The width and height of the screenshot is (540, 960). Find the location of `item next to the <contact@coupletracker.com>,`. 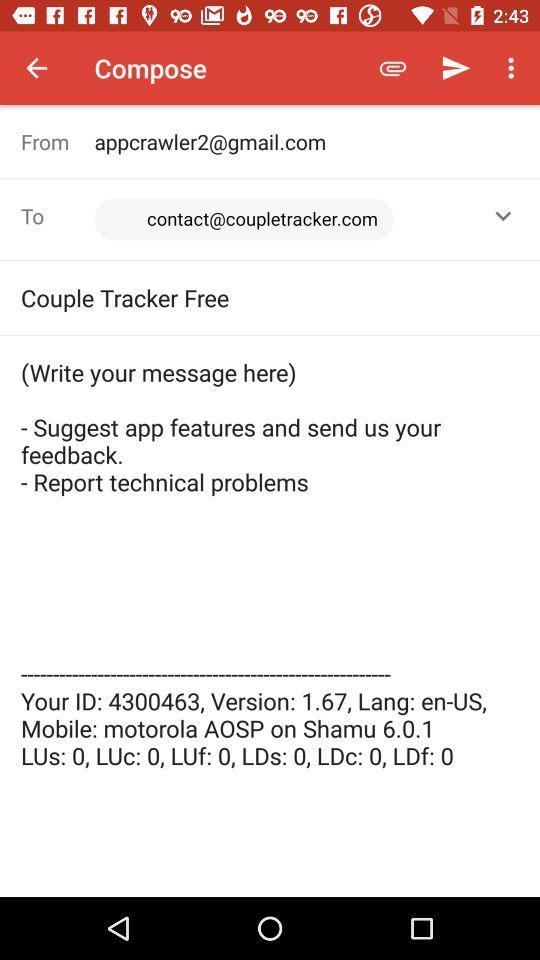

item next to the <contact@coupletracker.com>, is located at coordinates (57, 216).